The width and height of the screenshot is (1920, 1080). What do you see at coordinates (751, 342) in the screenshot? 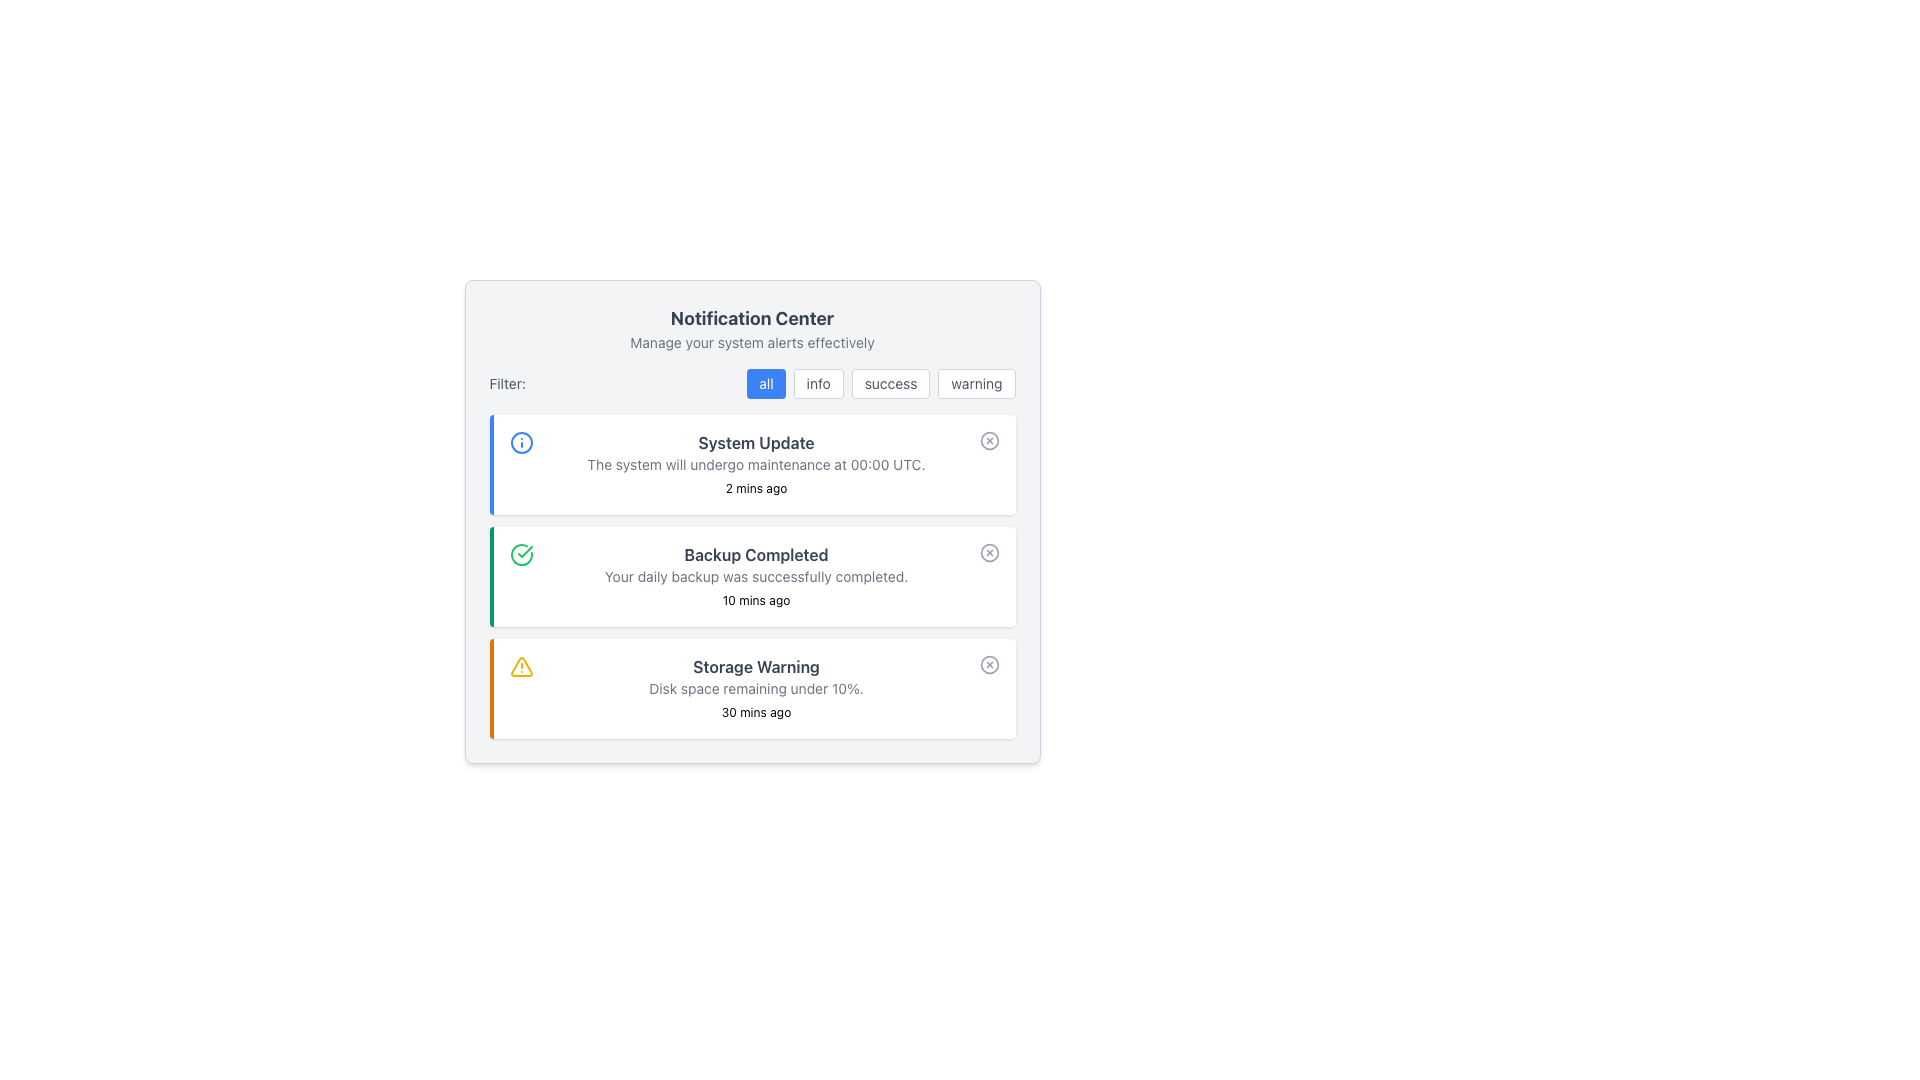
I see `the static text that serves as a descriptive tagline or instructional subtitle, located directly beneath the 'Notification Center' title` at bounding box center [751, 342].